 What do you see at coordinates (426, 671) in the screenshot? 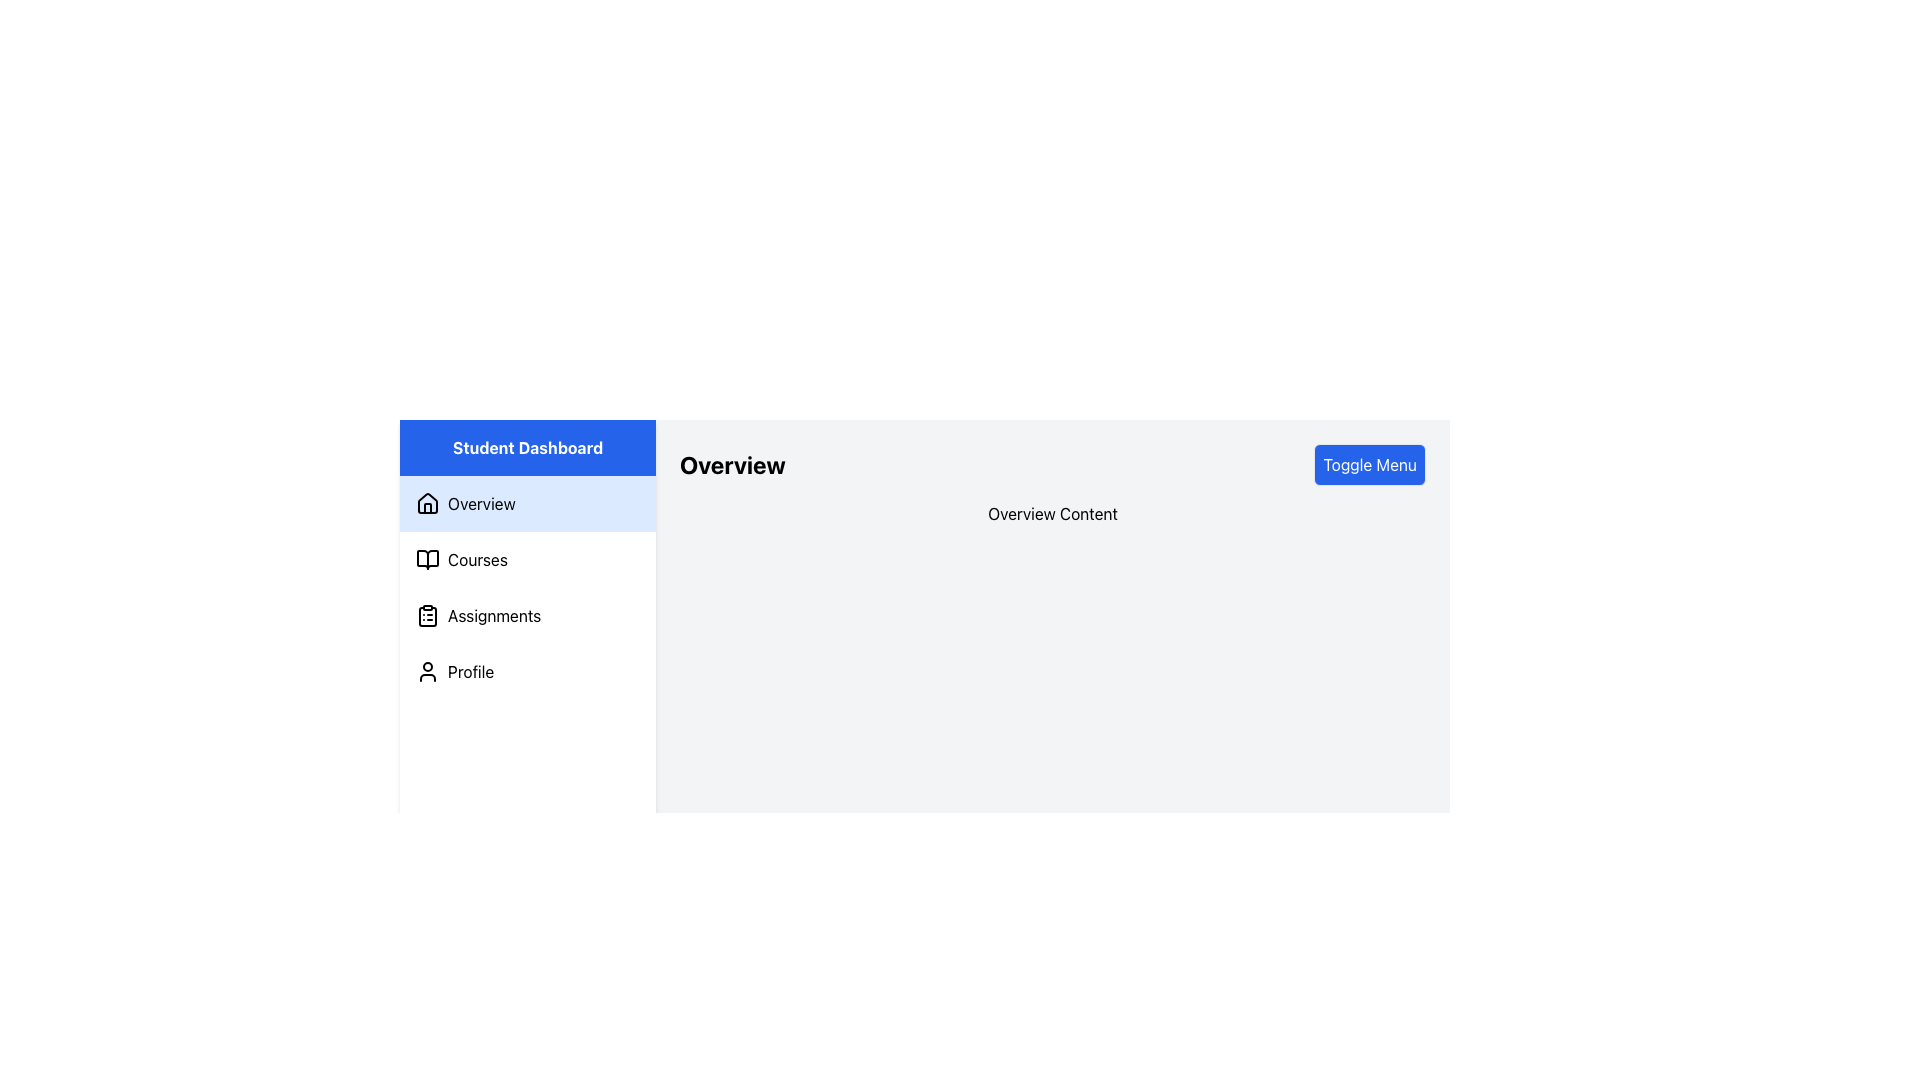
I see `the 'Profile' icon located in the vertical navigation menu on the left side of the page, positioned fourth in the menu list, to aid users in identifying user or account settings` at bounding box center [426, 671].